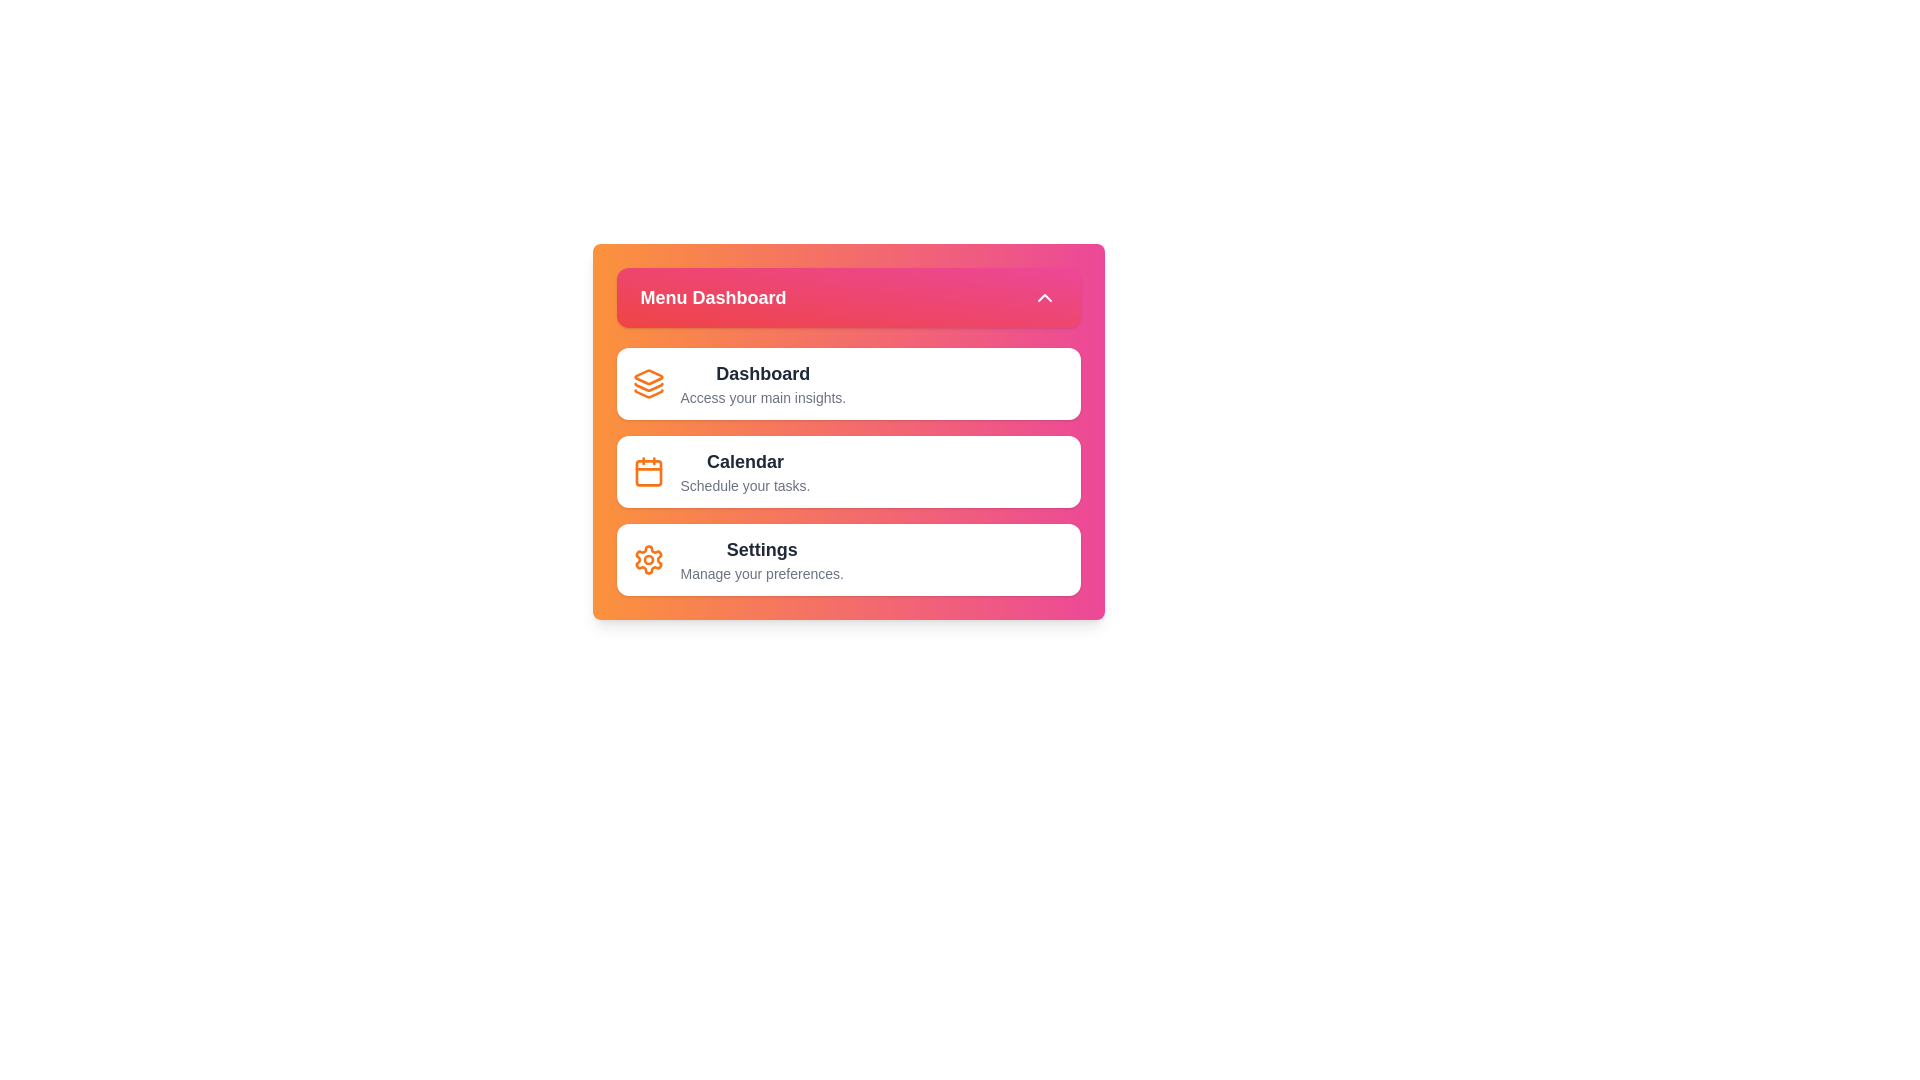 Image resolution: width=1920 pixels, height=1080 pixels. What do you see at coordinates (848, 559) in the screenshot?
I see `the menu item Settings to view its hover effect` at bounding box center [848, 559].